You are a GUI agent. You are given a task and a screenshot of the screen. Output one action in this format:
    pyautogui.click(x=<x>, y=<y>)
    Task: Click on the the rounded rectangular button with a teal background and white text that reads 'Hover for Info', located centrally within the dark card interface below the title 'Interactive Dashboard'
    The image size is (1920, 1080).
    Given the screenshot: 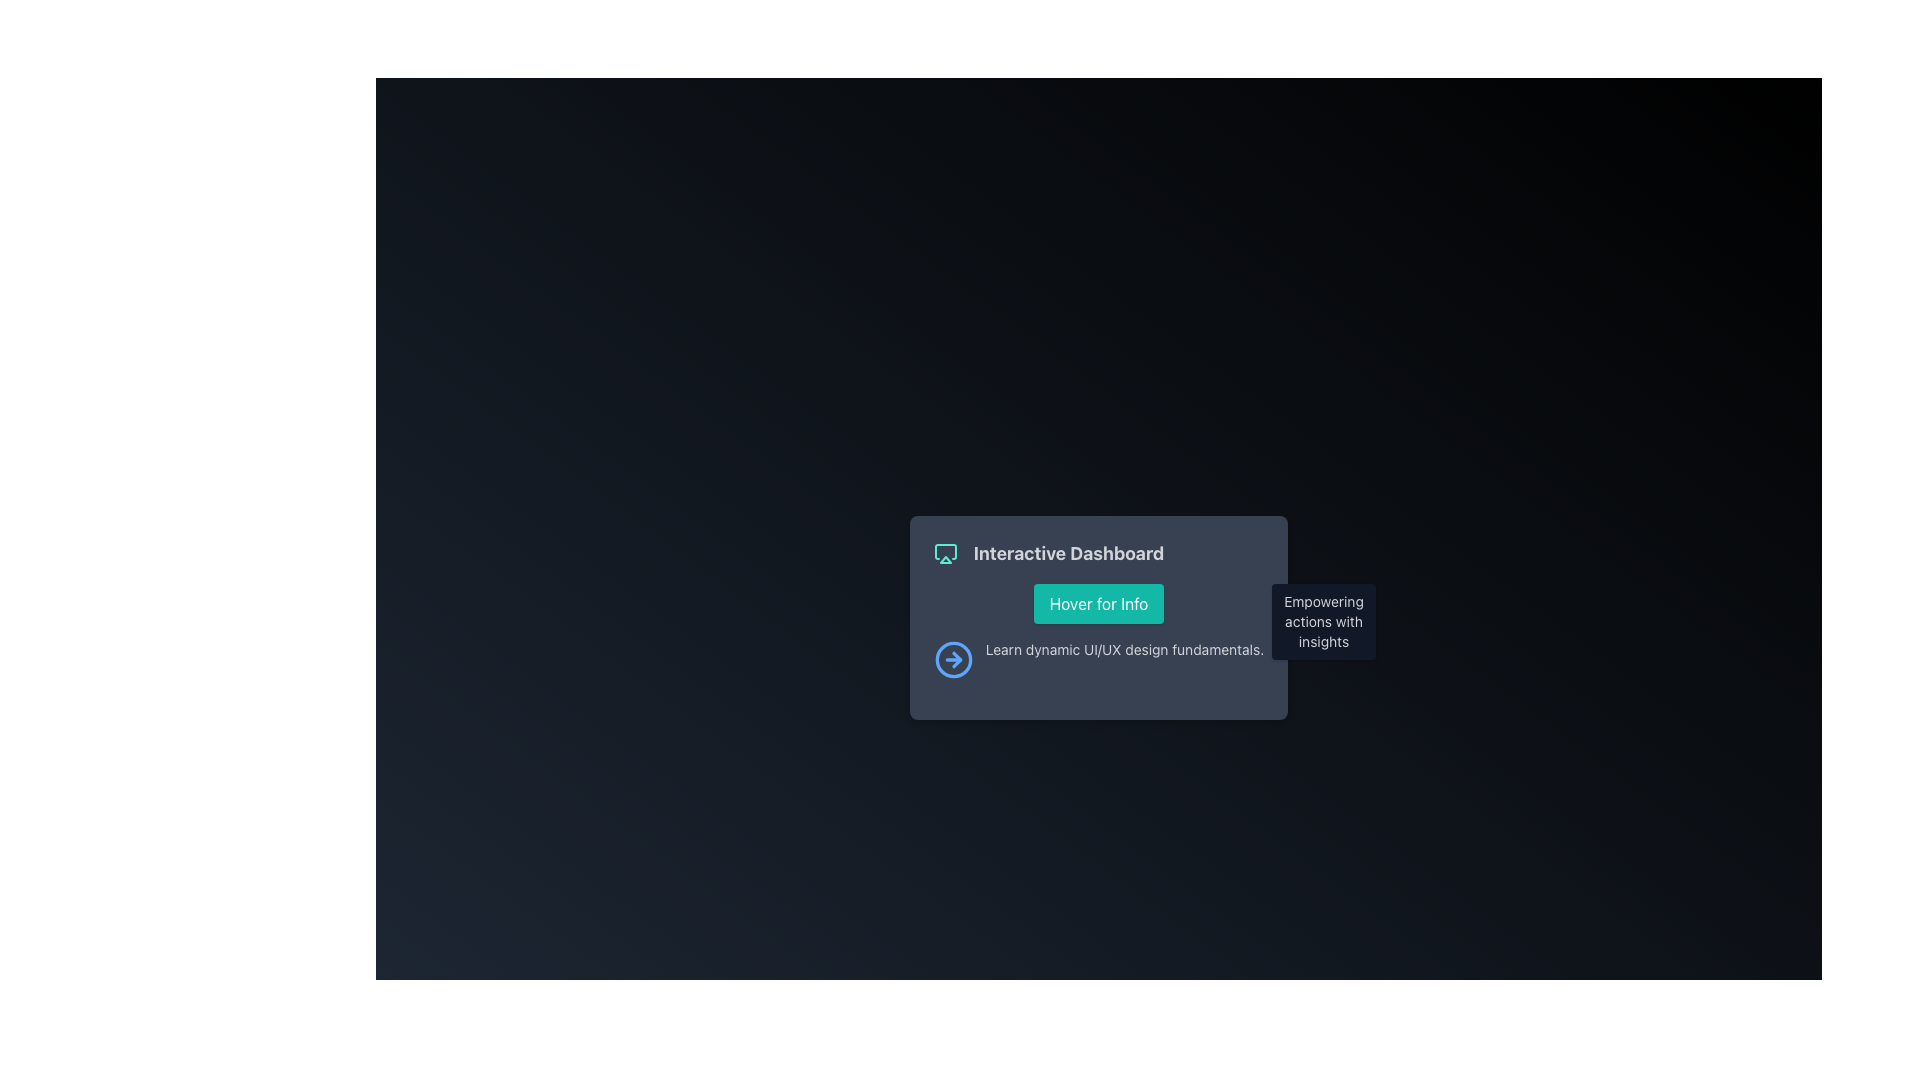 What is the action you would take?
    pyautogui.click(x=1098, y=603)
    